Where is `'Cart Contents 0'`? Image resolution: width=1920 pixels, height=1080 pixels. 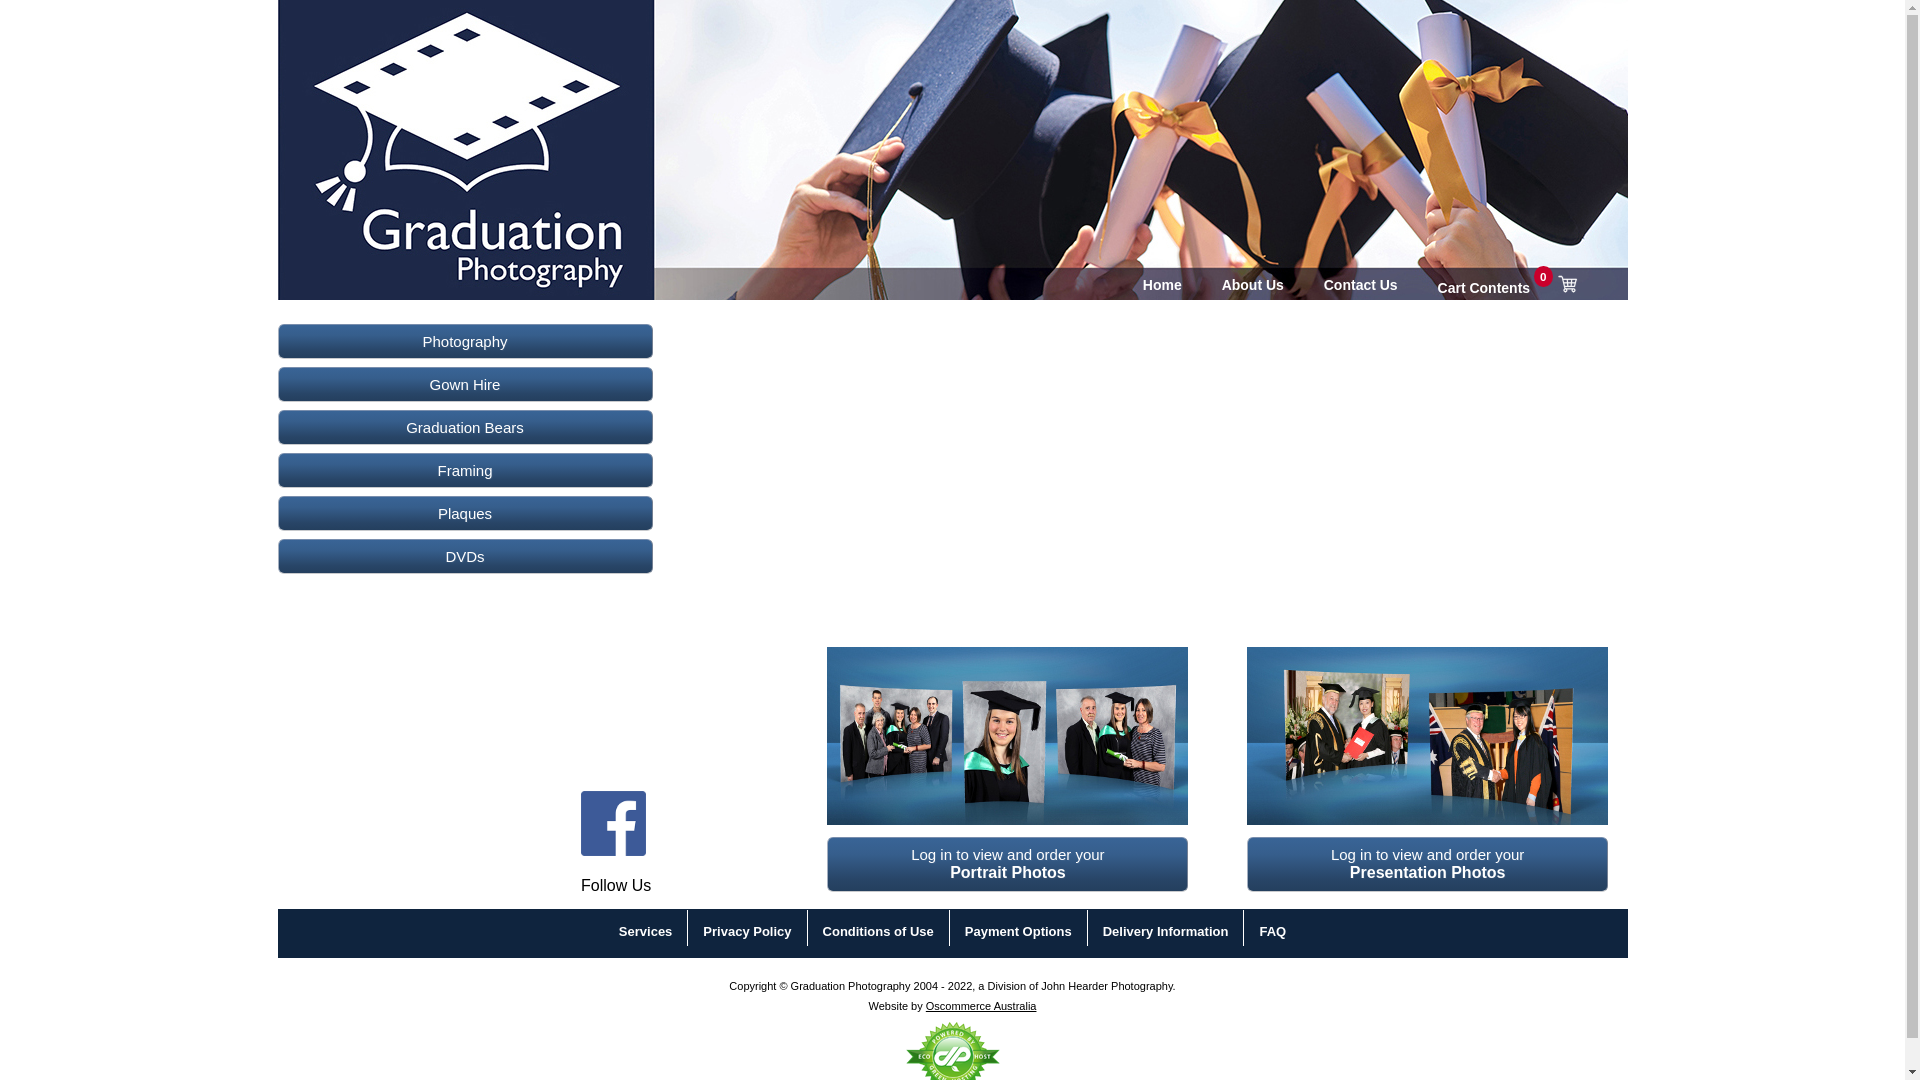
'Cart Contents 0' is located at coordinates (1507, 284).